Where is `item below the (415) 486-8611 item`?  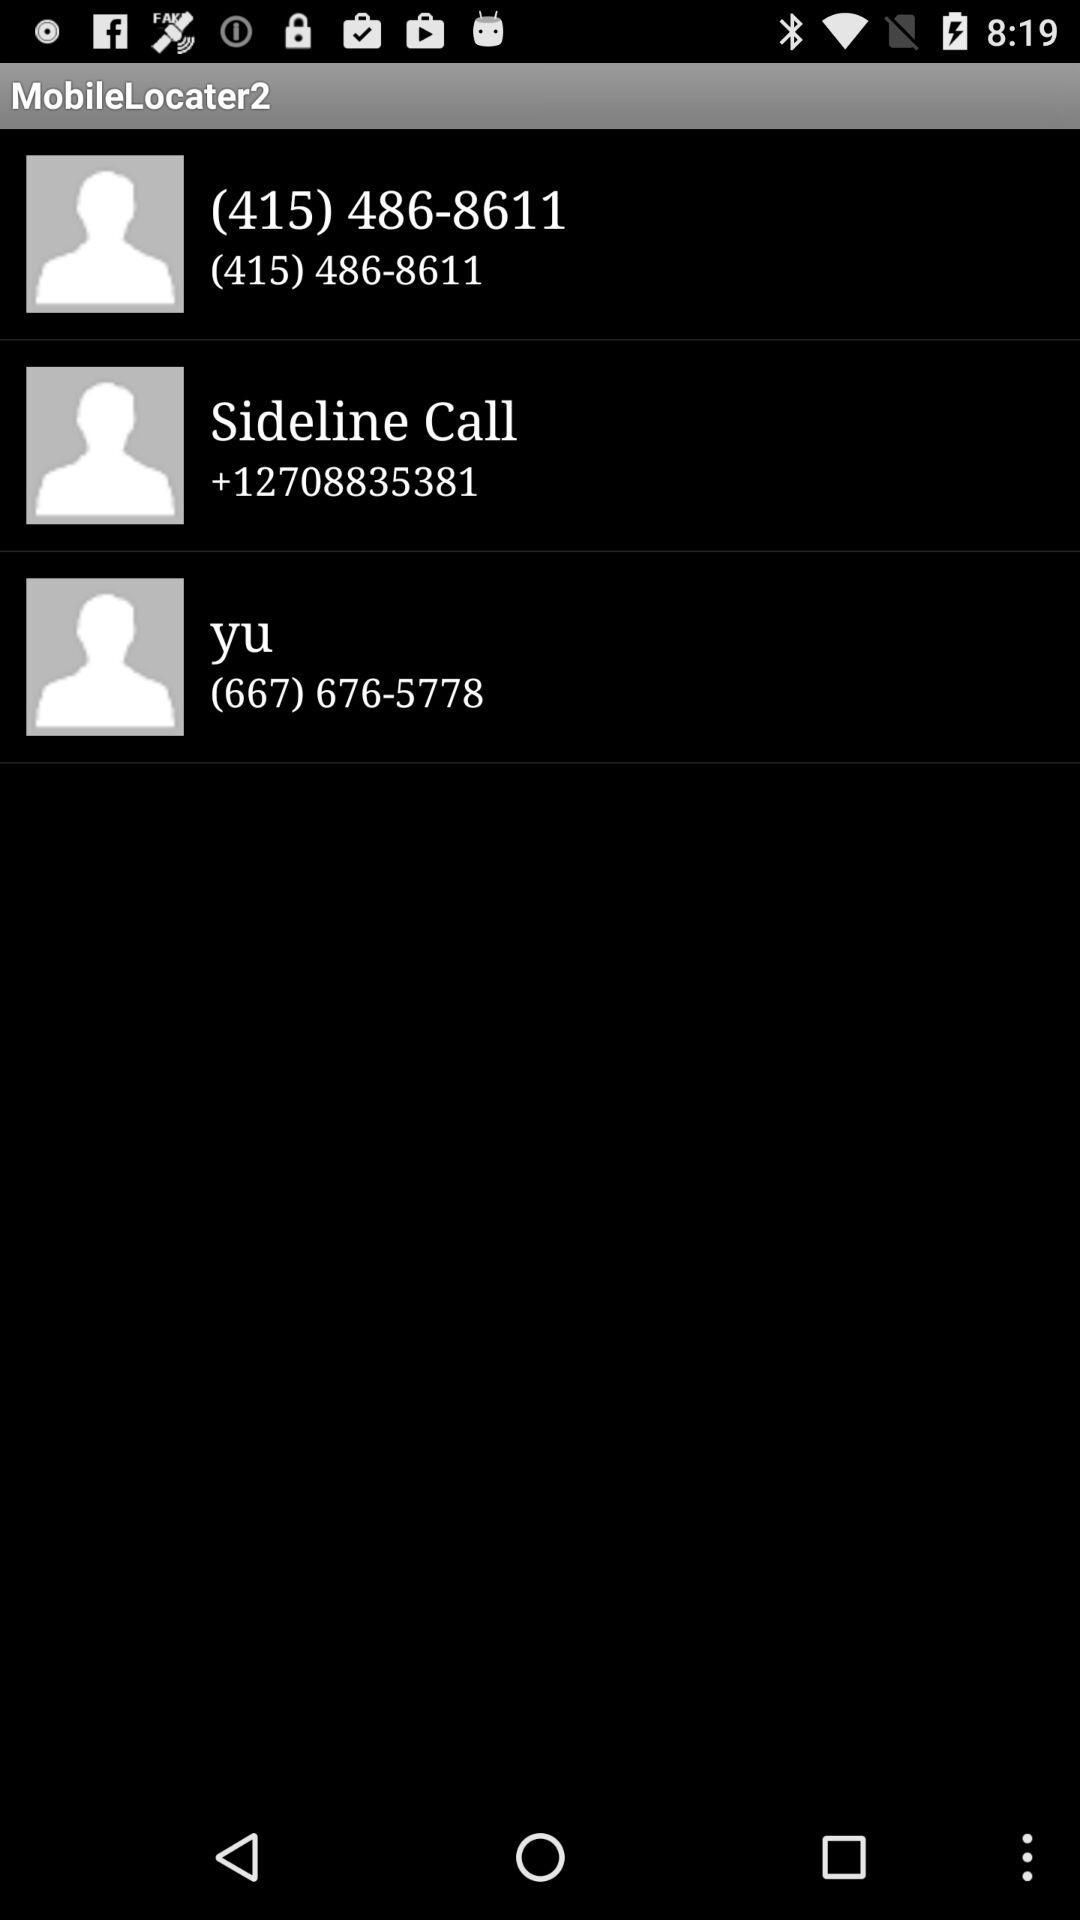 item below the (415) 486-8611 item is located at coordinates (631, 418).